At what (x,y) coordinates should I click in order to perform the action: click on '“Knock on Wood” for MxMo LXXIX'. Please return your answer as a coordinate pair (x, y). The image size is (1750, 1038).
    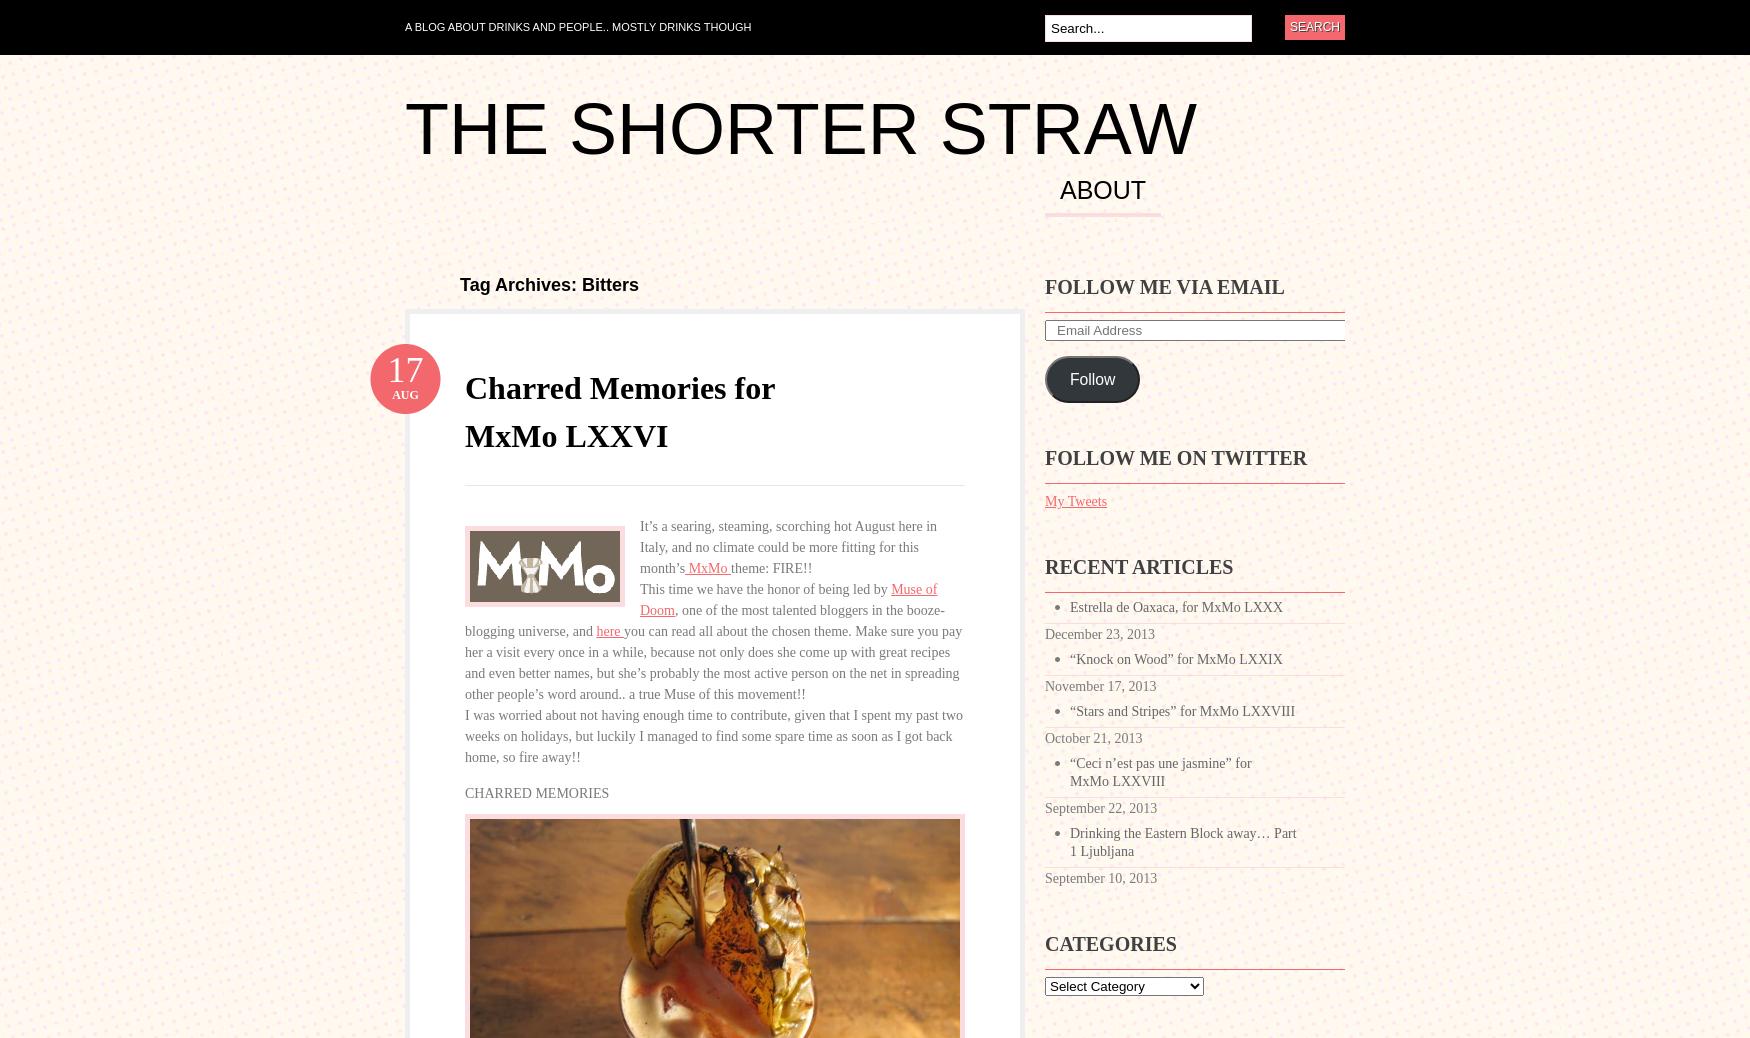
    Looking at the image, I should click on (1175, 658).